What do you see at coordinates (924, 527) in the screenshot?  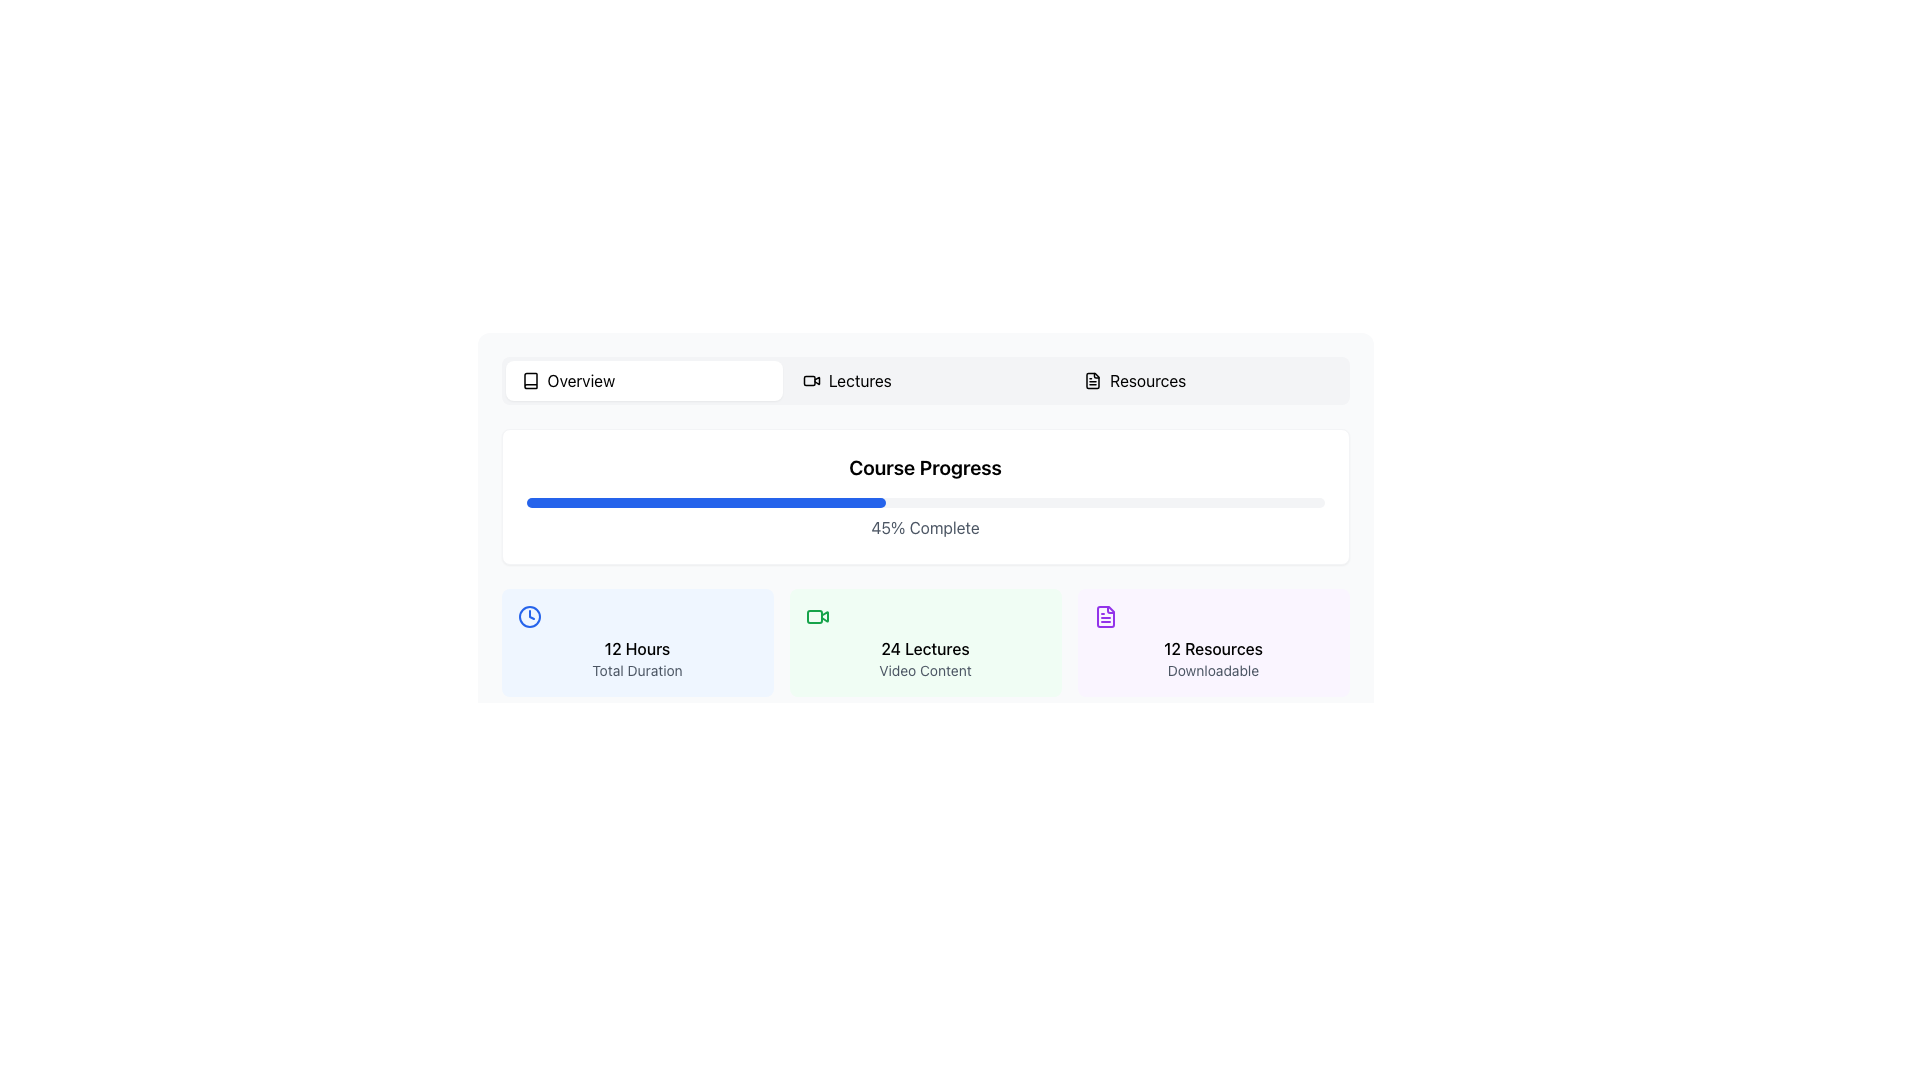 I see `the text label that displays the completion percentage for a course or task, located below the progress bar in the 'Course Progress' card` at bounding box center [924, 527].